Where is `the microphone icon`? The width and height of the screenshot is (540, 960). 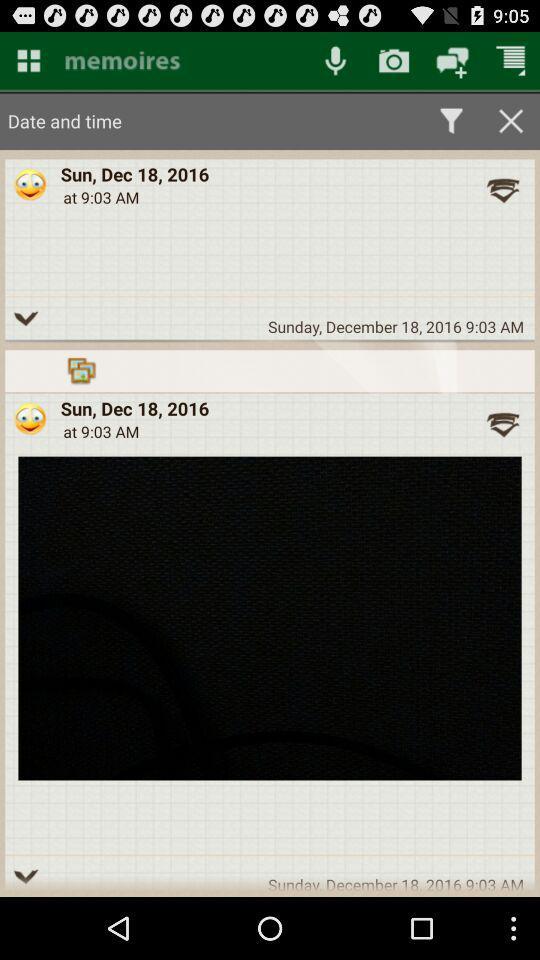
the microphone icon is located at coordinates (335, 64).